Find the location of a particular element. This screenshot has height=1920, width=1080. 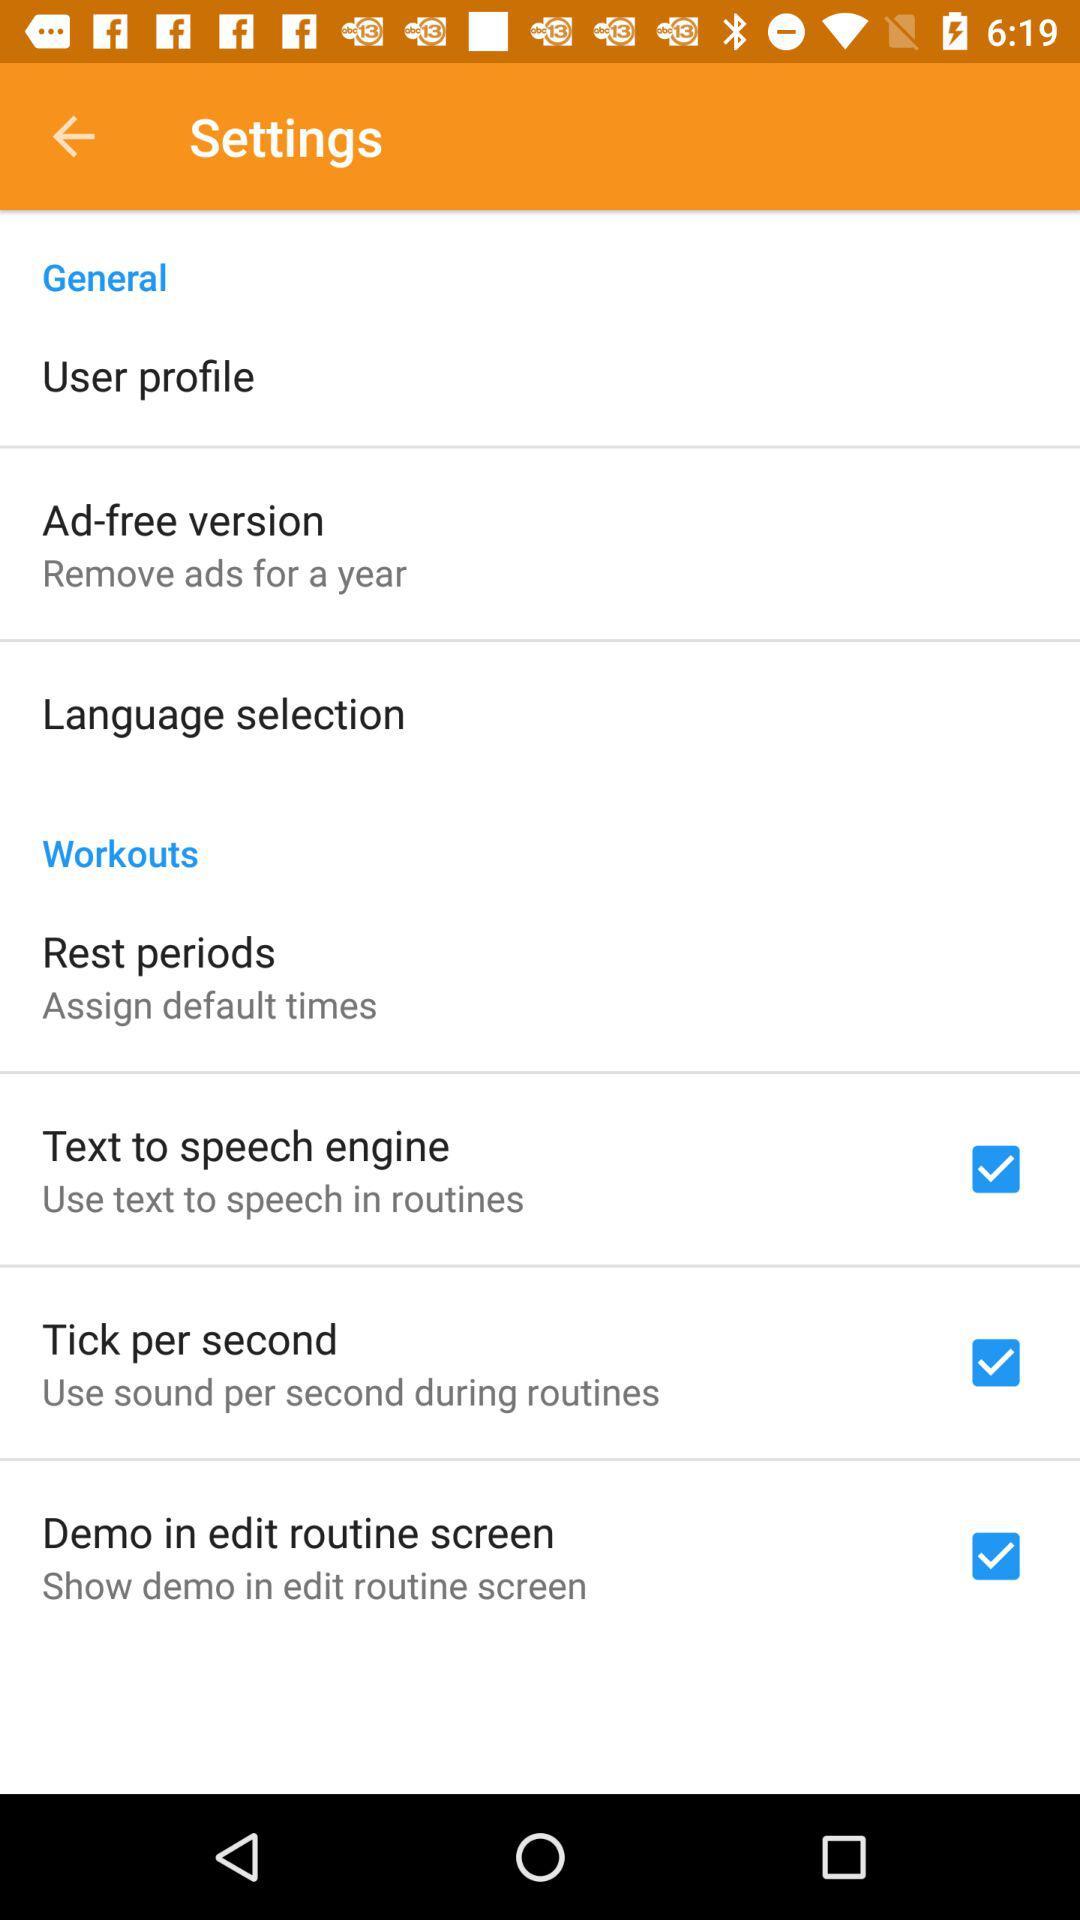

the item below user profile icon is located at coordinates (183, 518).